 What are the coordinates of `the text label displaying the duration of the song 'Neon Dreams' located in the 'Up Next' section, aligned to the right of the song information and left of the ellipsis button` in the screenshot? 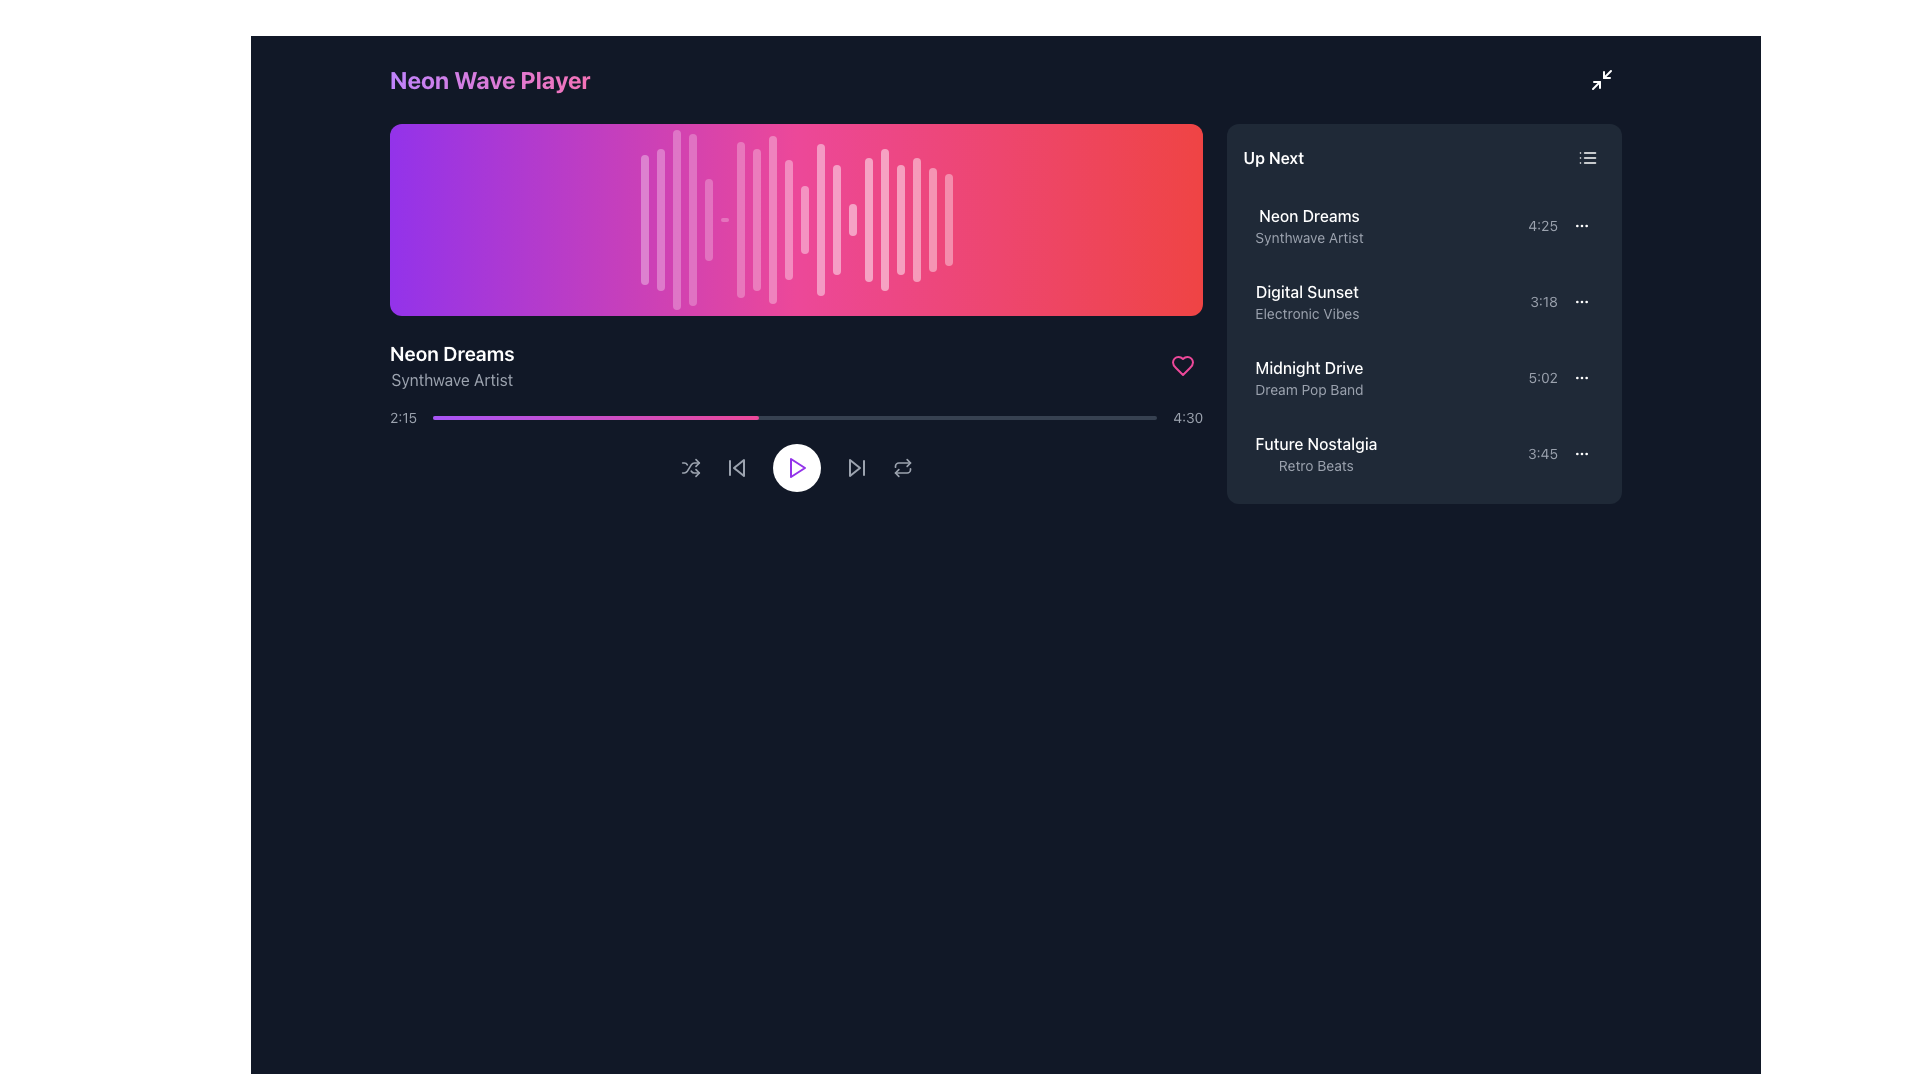 It's located at (1542, 225).